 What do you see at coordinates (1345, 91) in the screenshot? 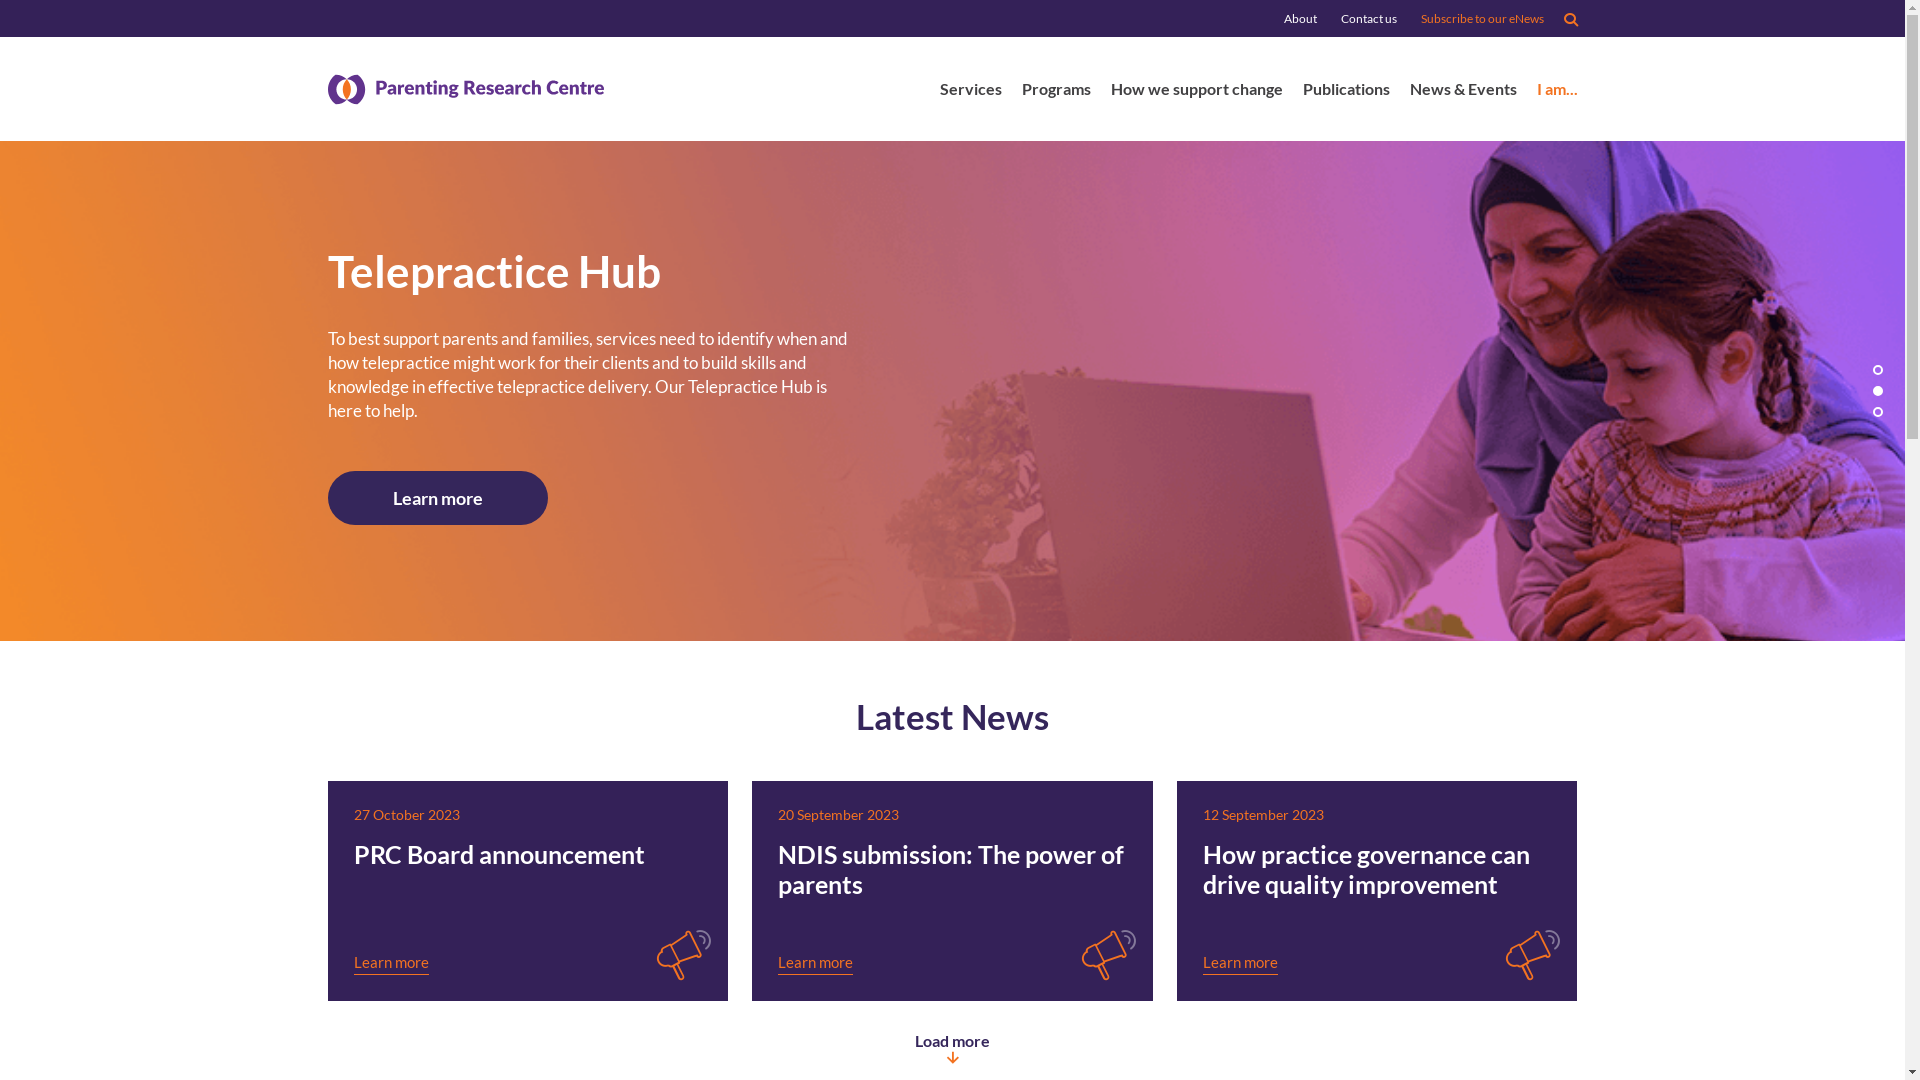
I see `'Publications'` at bounding box center [1345, 91].